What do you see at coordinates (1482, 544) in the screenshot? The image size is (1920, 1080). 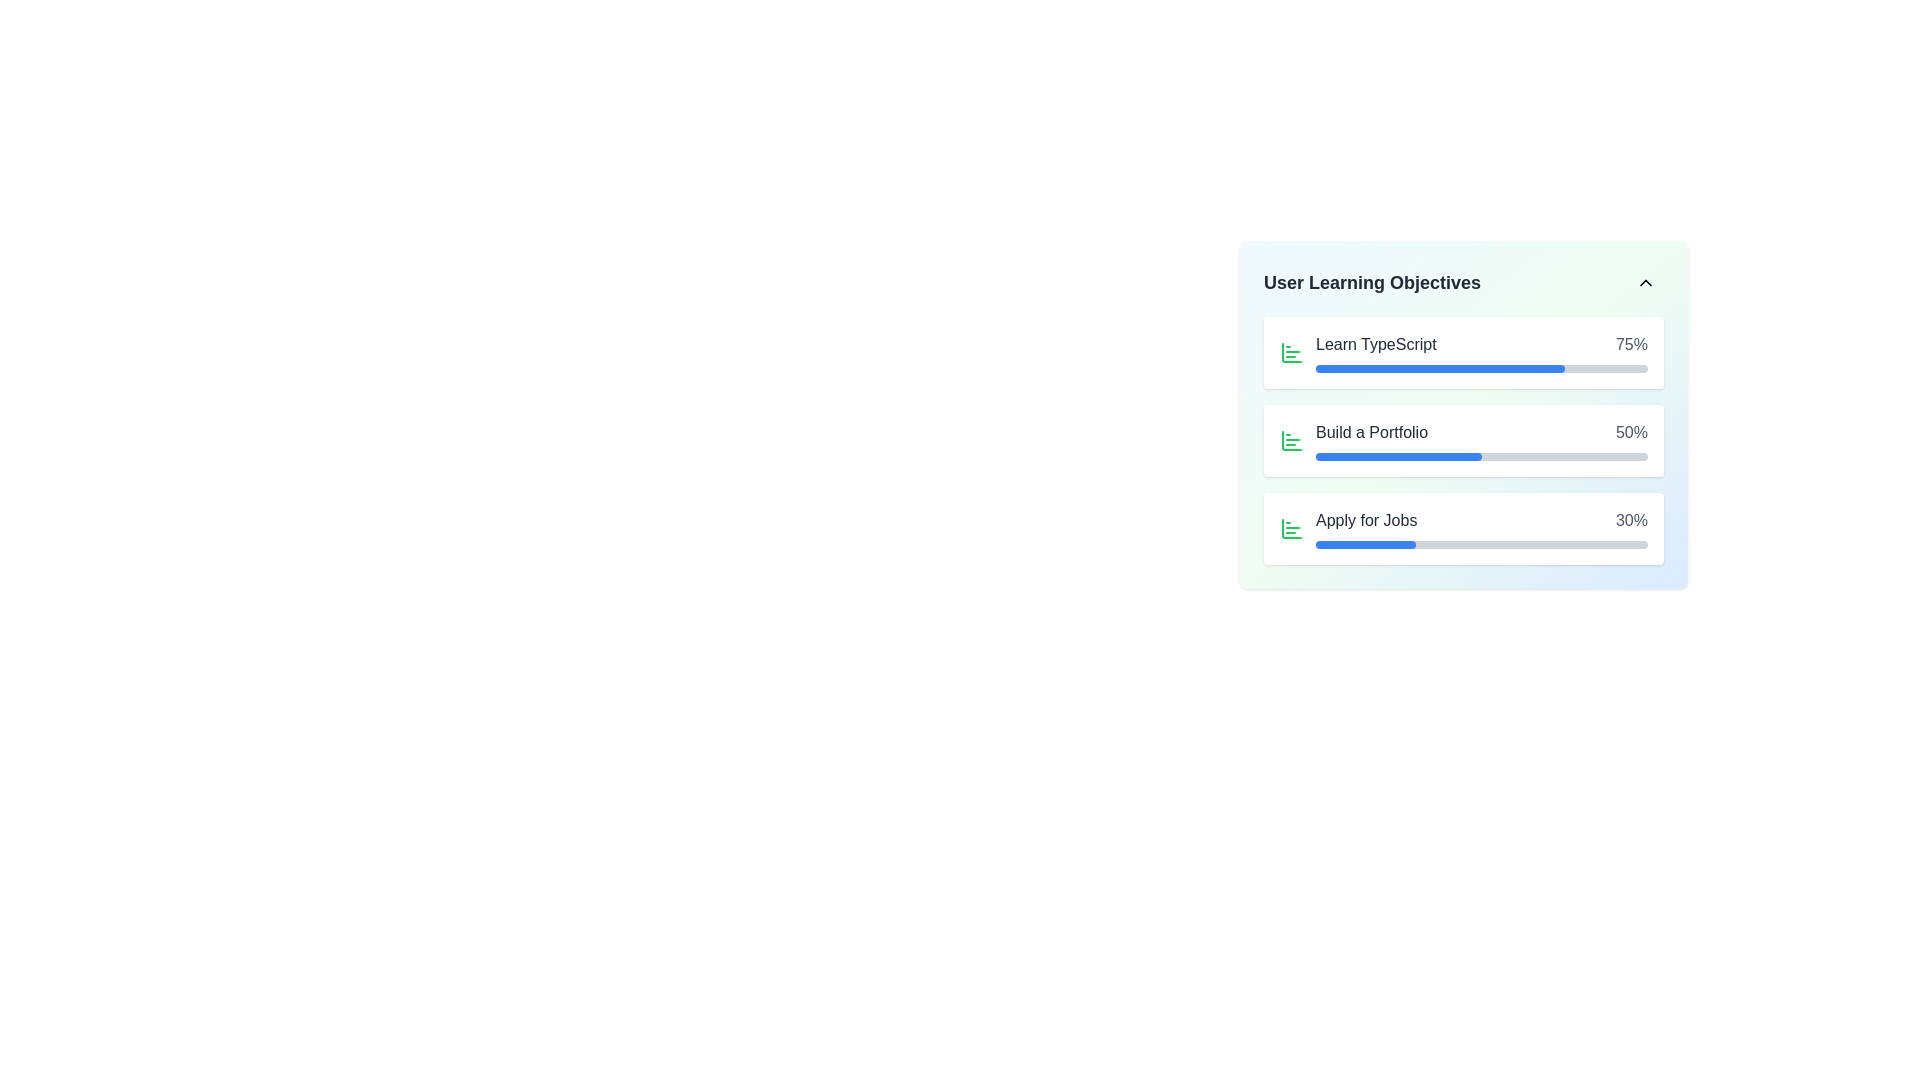 I see `the progress bar representing a 30% completion for the 'Apply for Jobs' objective located beneath the text 'Apply for Jobs' in the 'User Learning Objectives' section` at bounding box center [1482, 544].